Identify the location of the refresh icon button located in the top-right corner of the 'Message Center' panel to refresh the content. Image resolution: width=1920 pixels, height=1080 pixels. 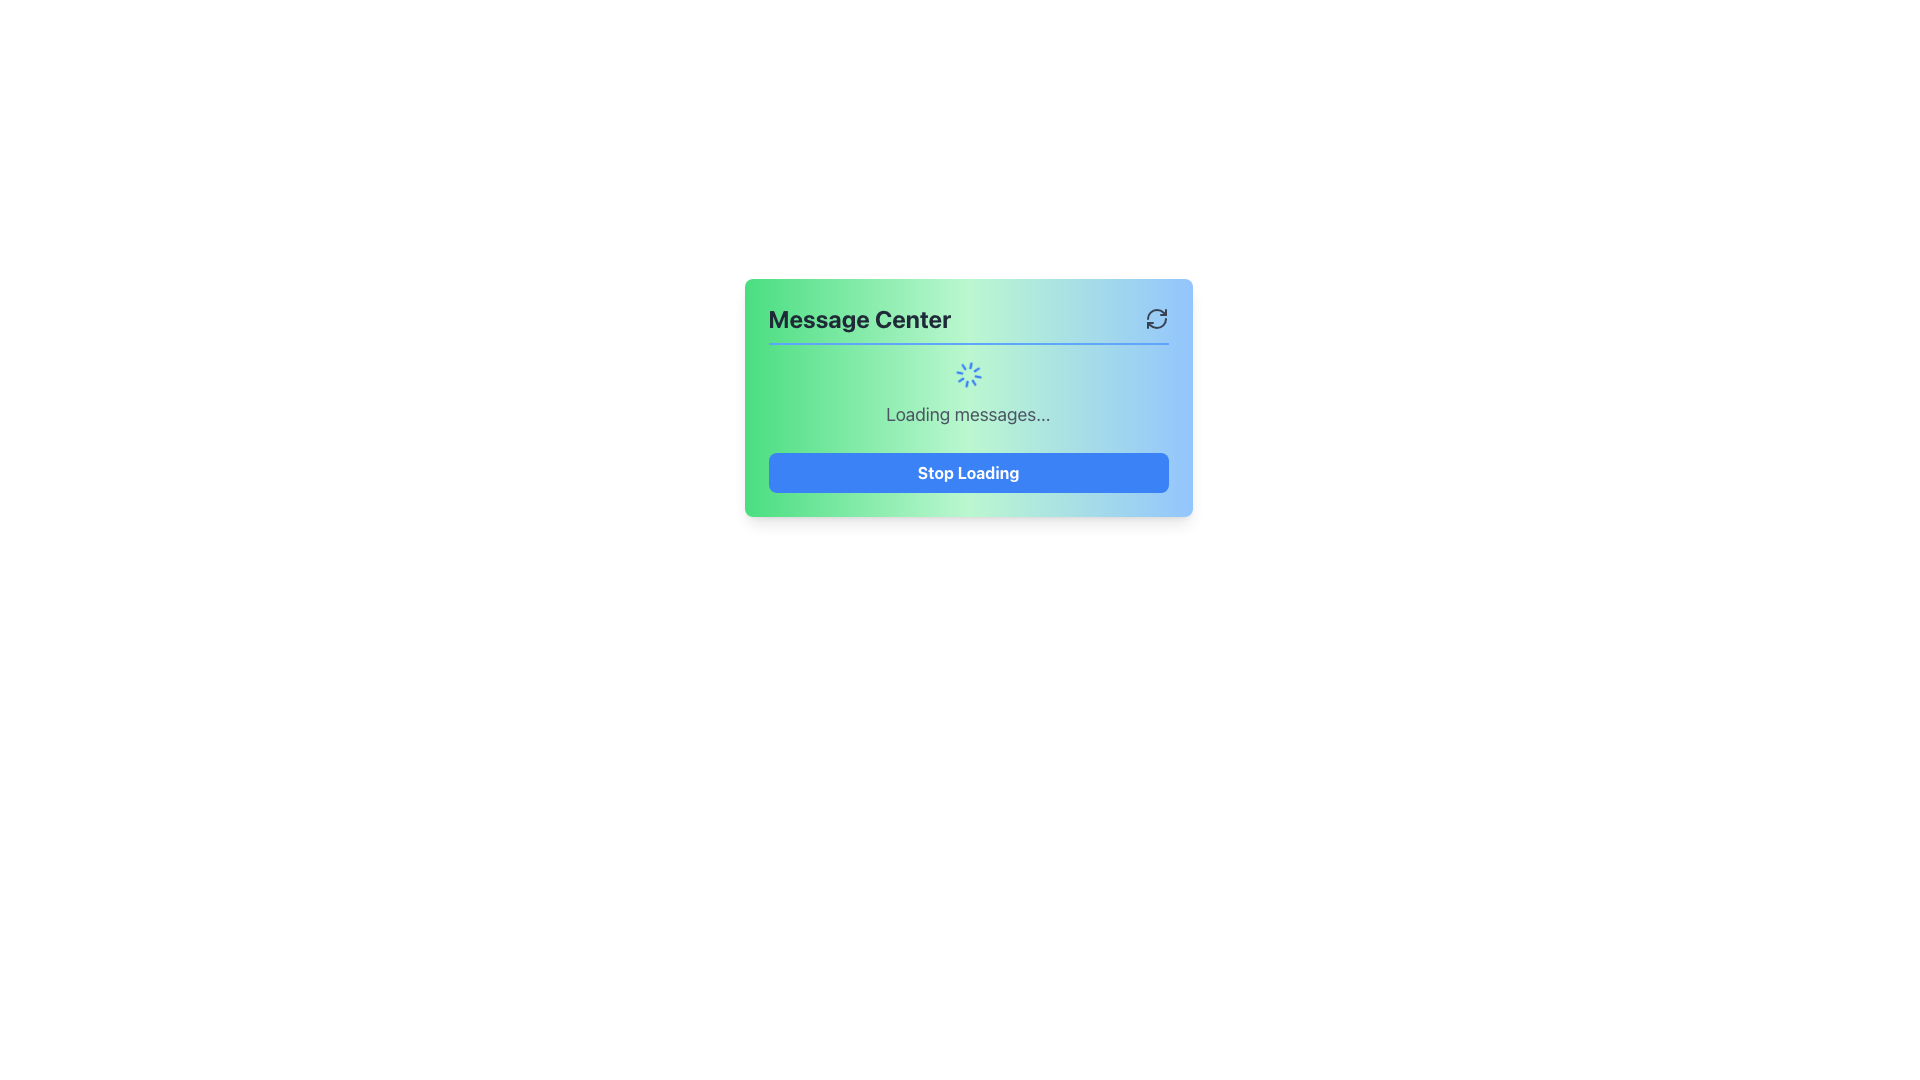
(1156, 318).